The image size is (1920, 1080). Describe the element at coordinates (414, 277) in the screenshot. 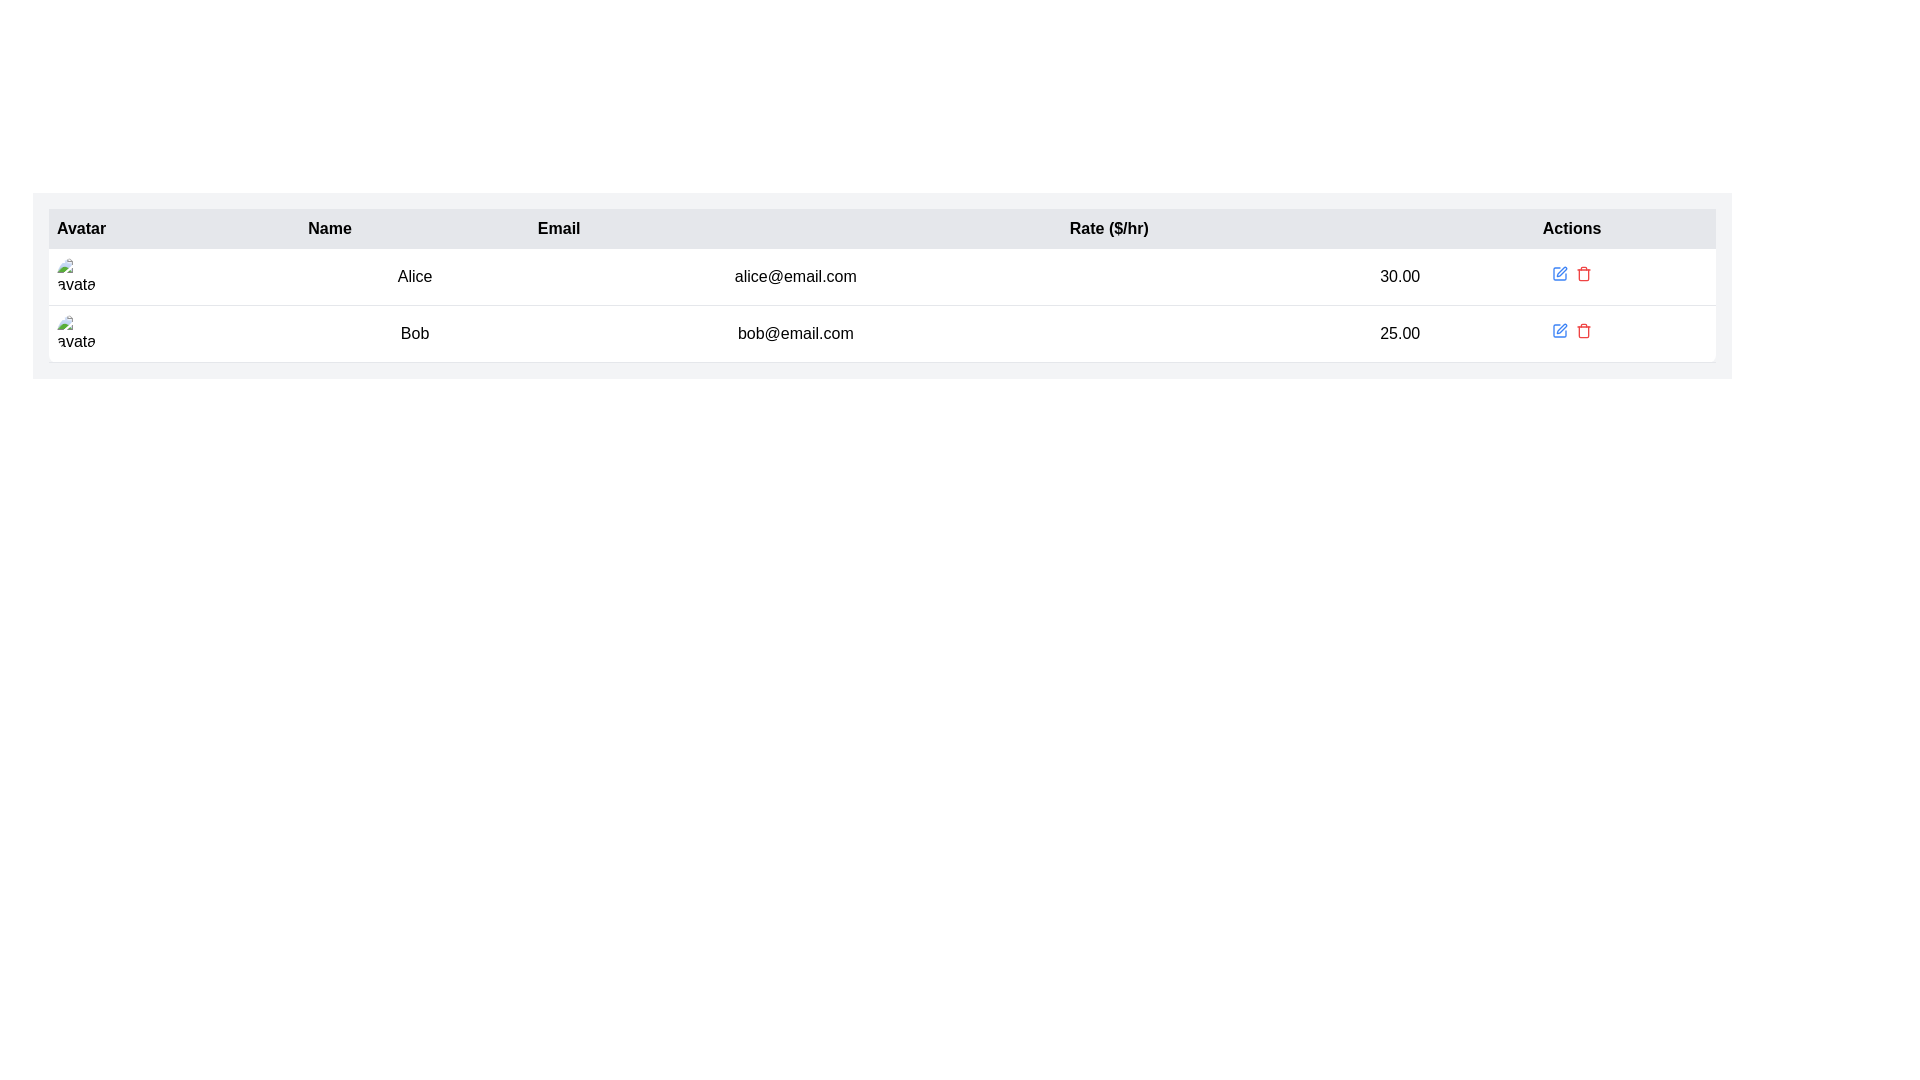

I see `text label in the second column of the first data row of the table that identifies the user as 'Alice'` at that location.